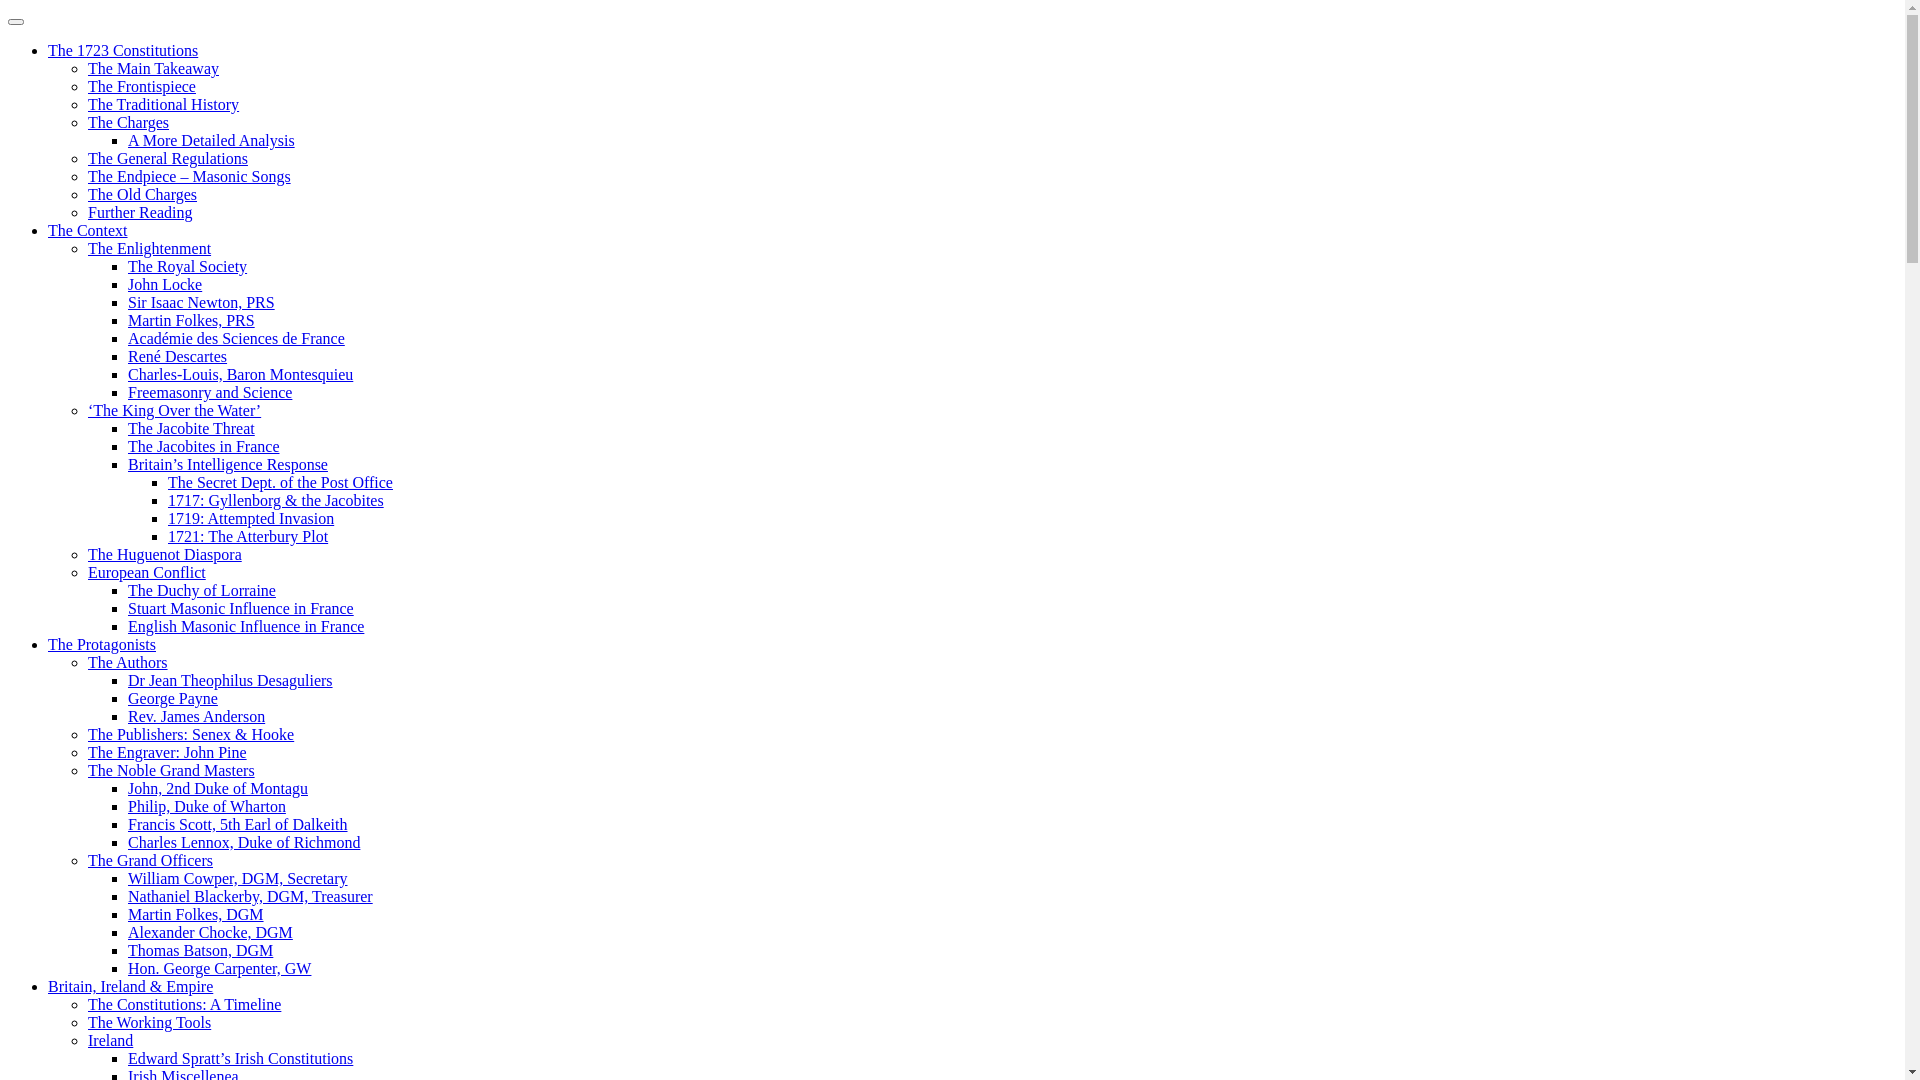 Image resolution: width=1920 pixels, height=1080 pixels. I want to click on 'The Royal Society', so click(187, 265).